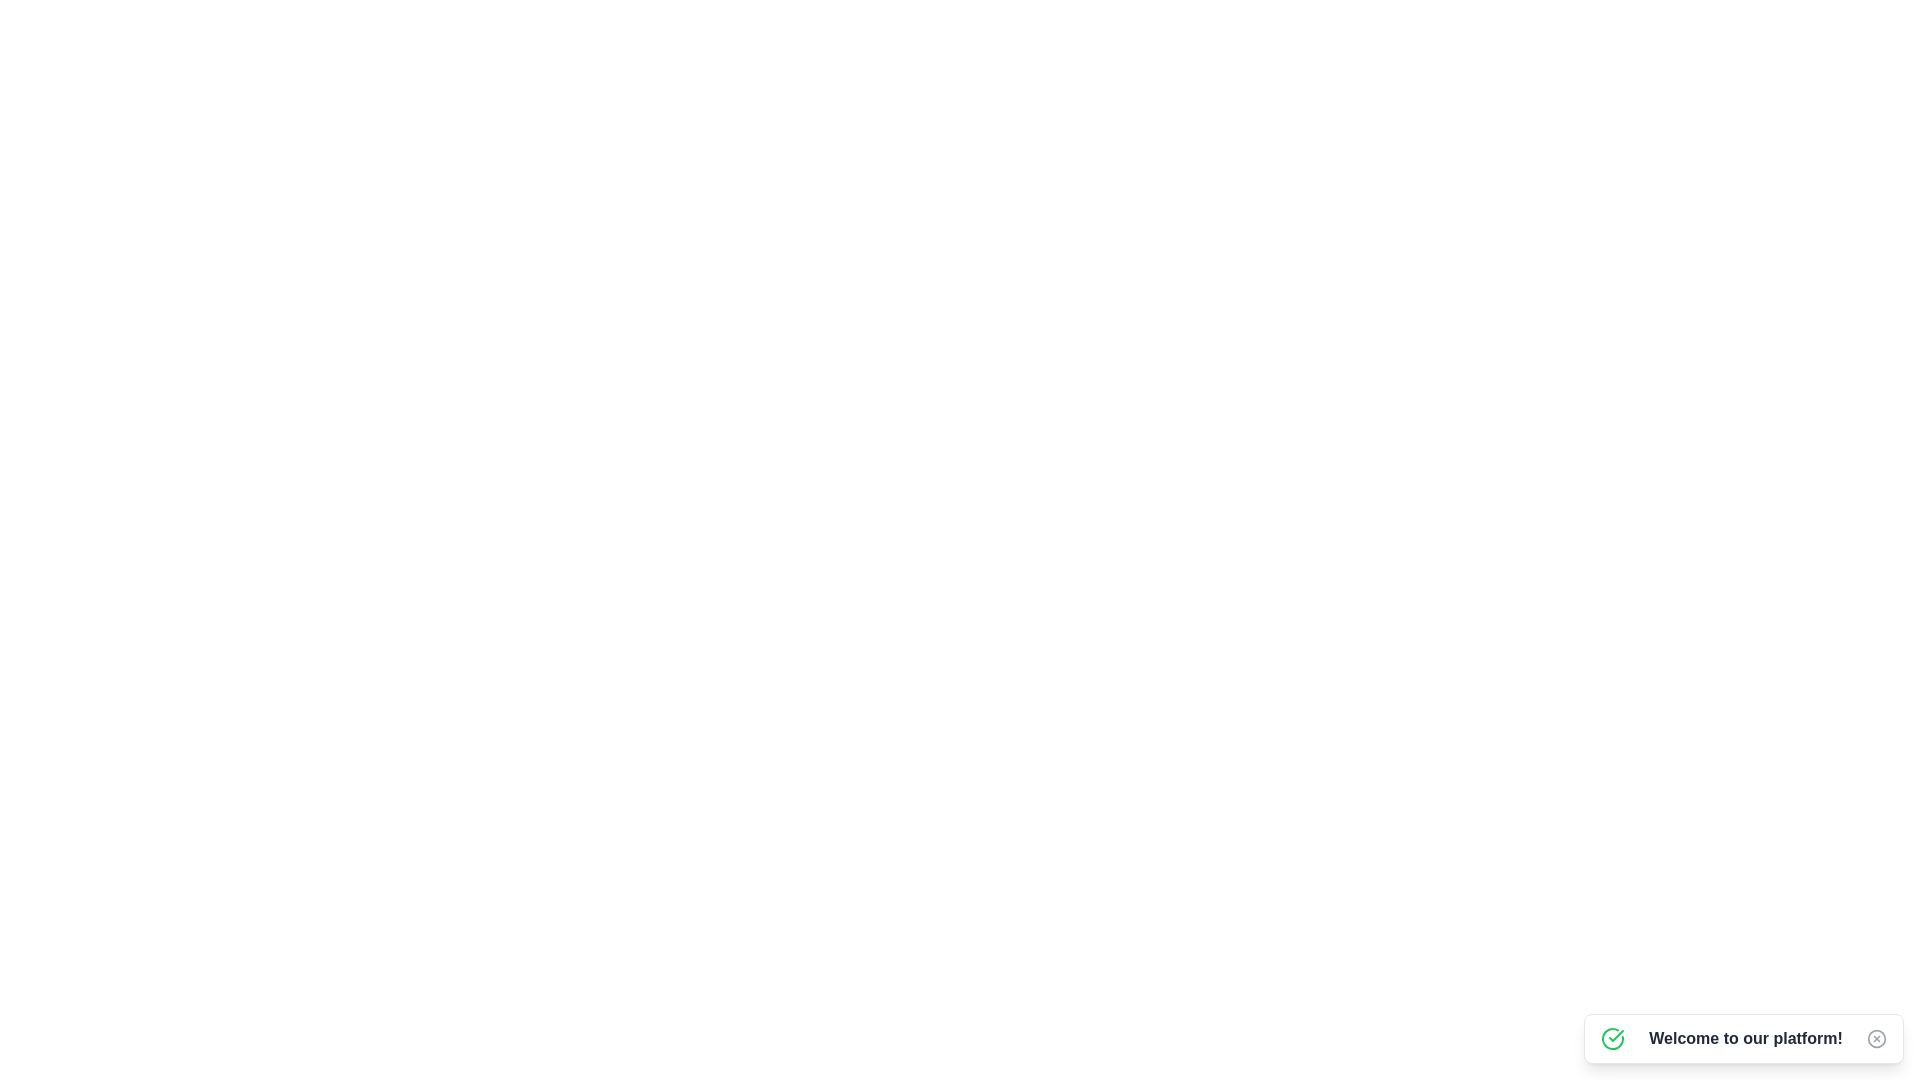 This screenshot has height=1080, width=1920. I want to click on the non-interactive confirmation icon located to the left of the text 'Welcome to our platform!' in the bottom-right area of the interface, so click(1612, 1037).